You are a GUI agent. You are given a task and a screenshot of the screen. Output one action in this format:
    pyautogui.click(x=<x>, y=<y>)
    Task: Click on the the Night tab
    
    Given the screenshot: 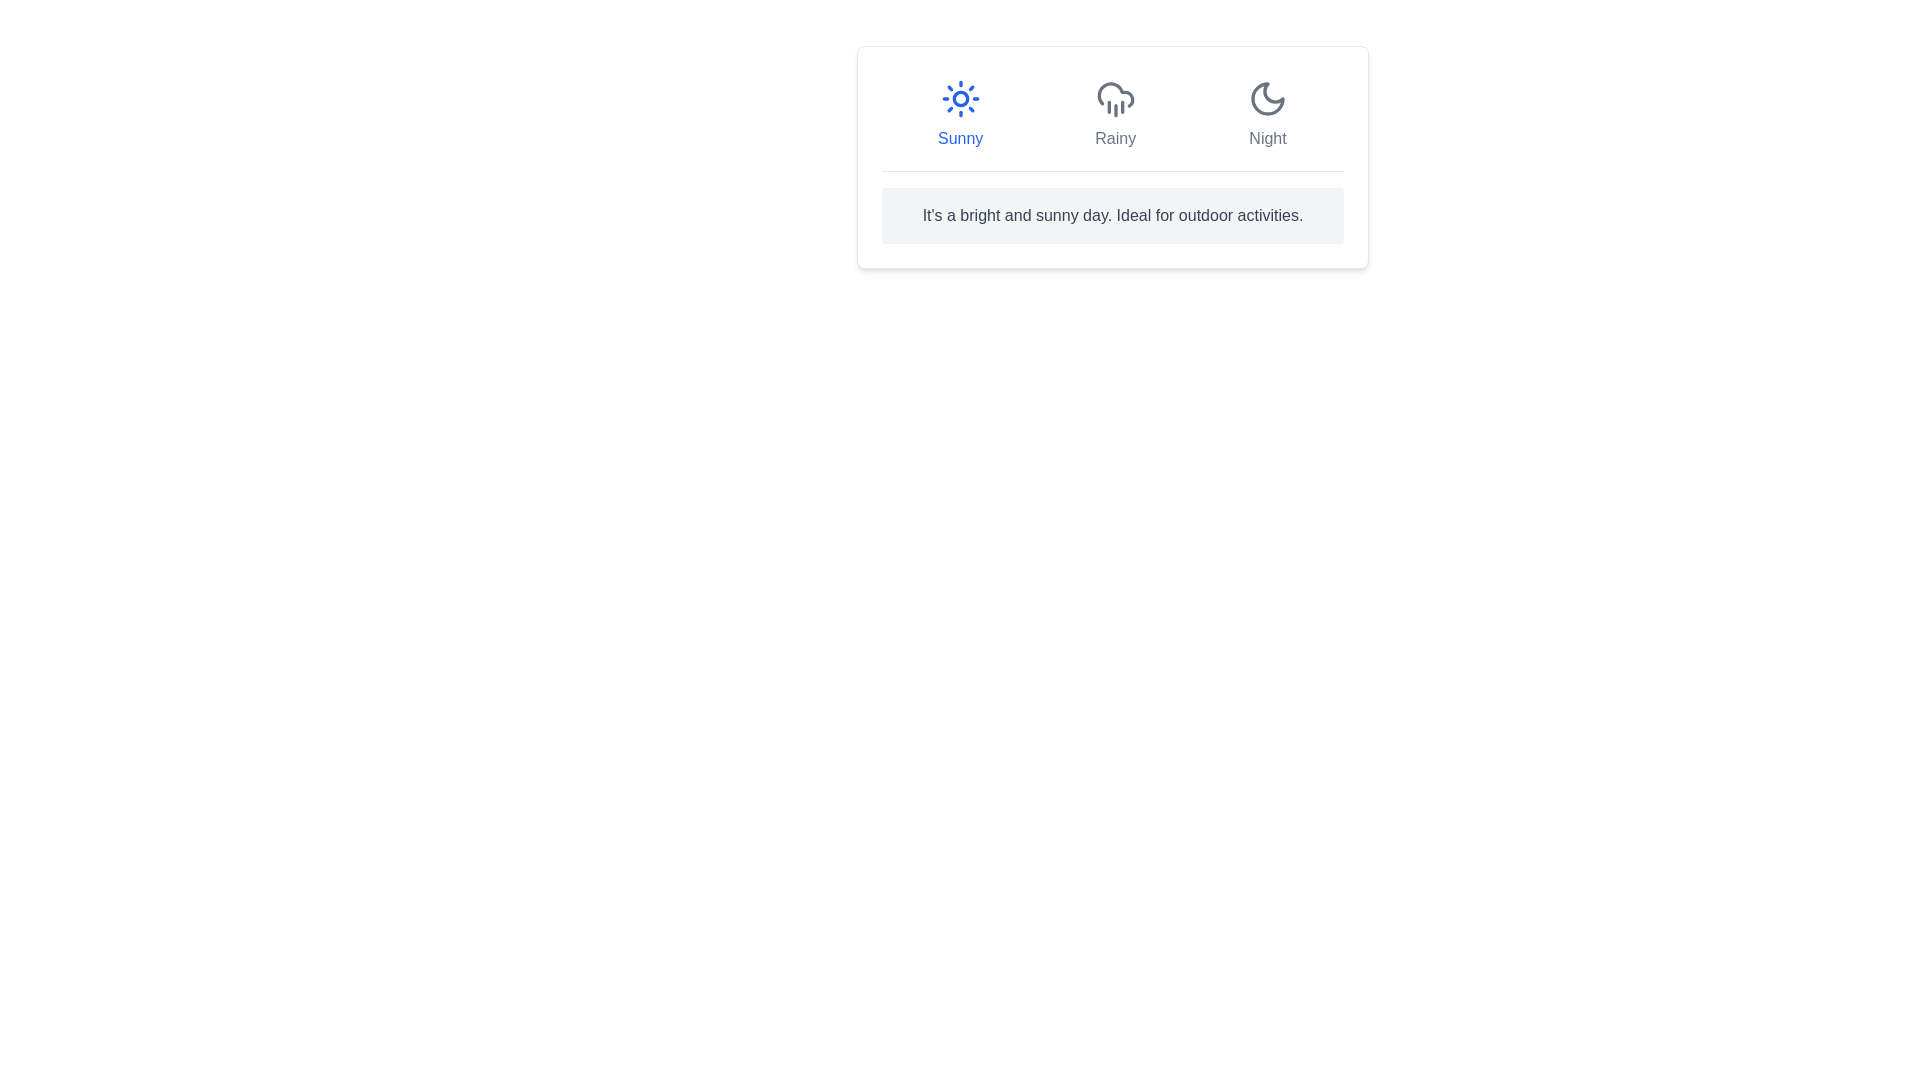 What is the action you would take?
    pyautogui.click(x=1266, y=115)
    